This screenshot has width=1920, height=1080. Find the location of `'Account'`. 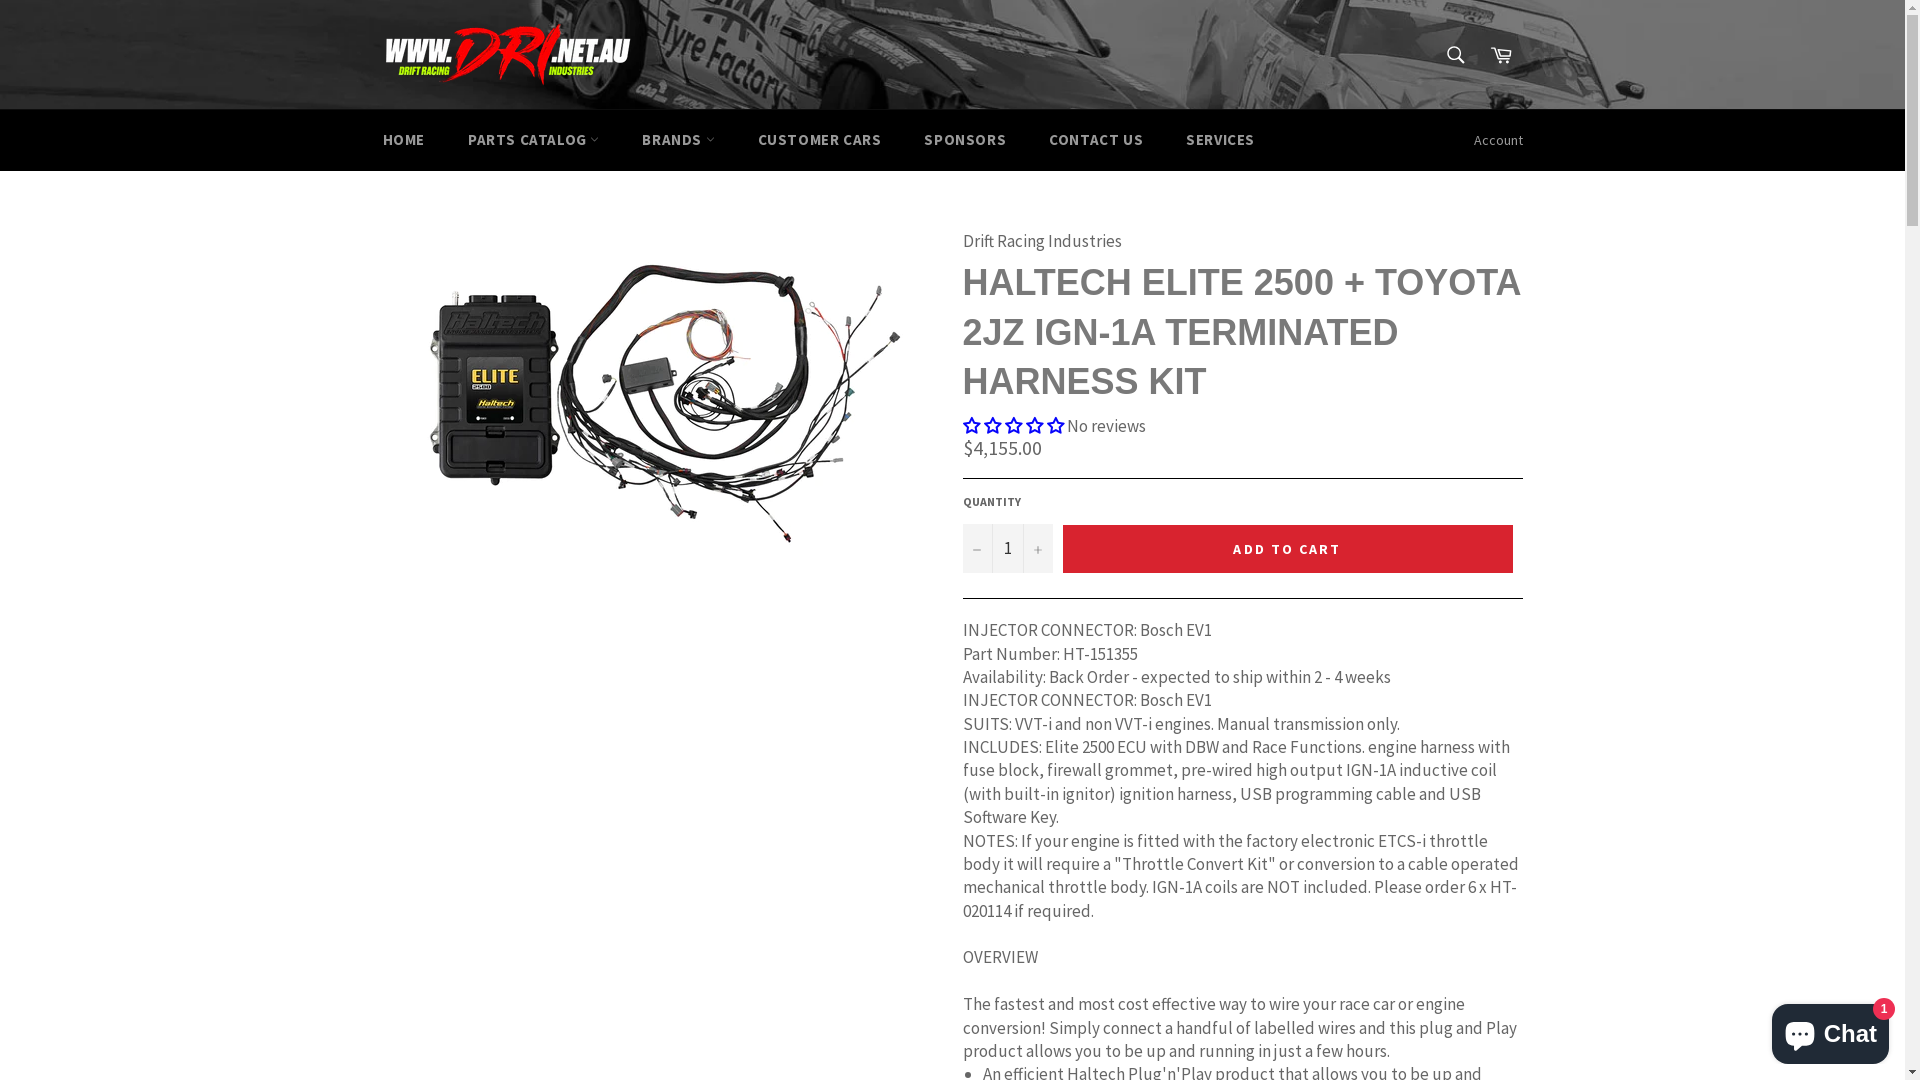

'Account' is located at coordinates (1498, 139).